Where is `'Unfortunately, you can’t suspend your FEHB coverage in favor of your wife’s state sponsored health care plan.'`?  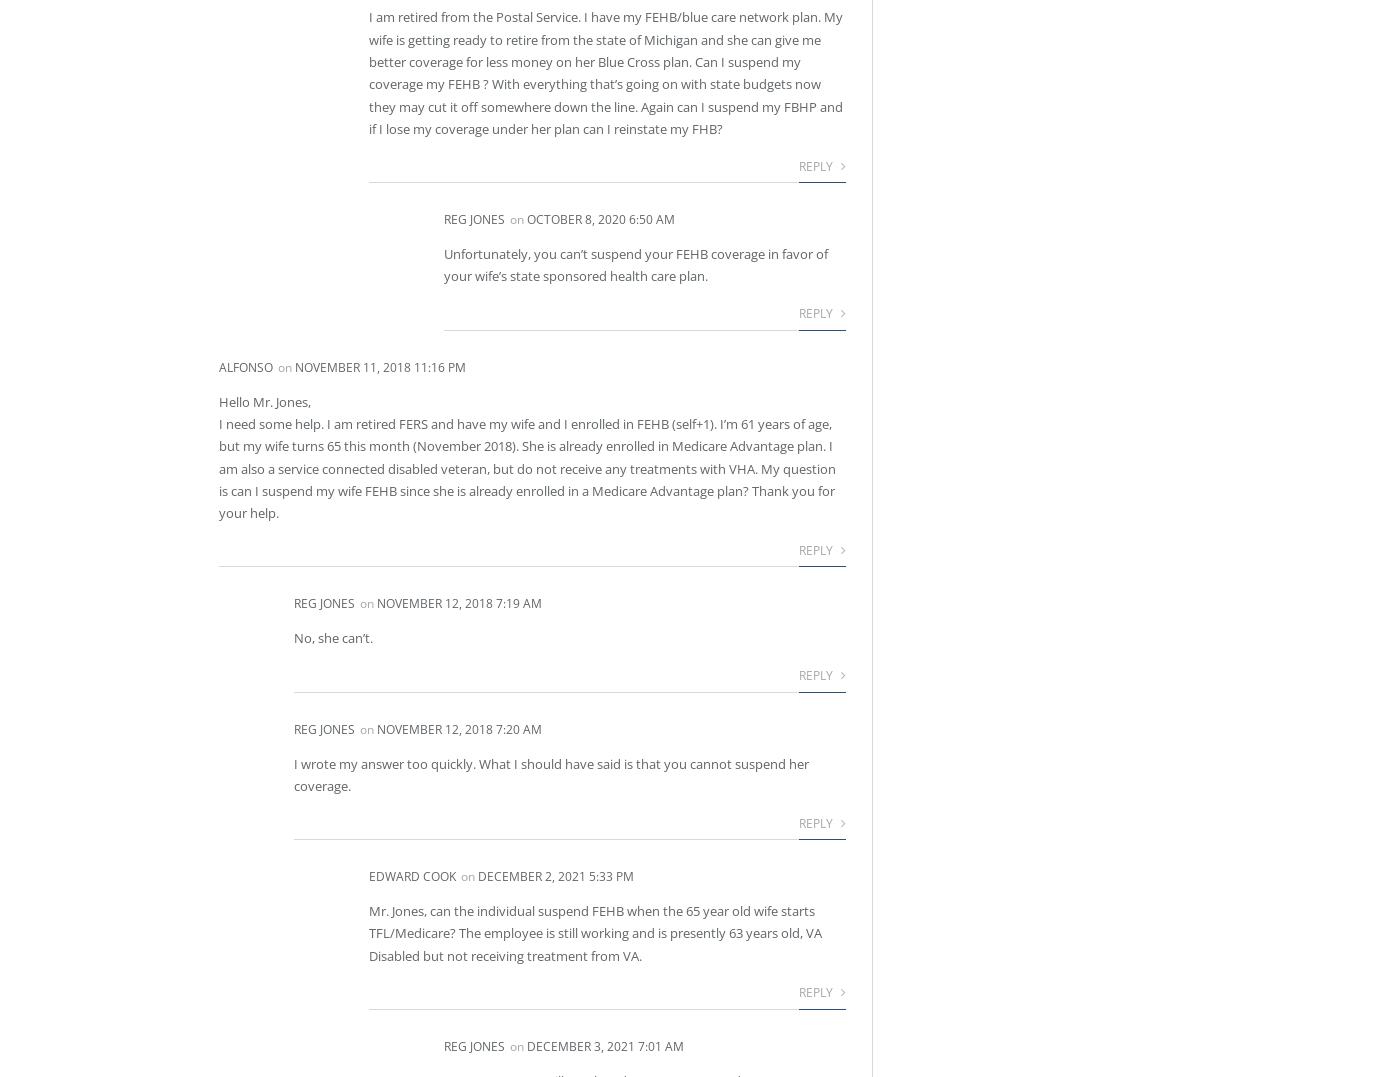 'Unfortunately, you can’t suspend your FEHB coverage in favor of your wife’s state sponsored health care plan.' is located at coordinates (635, 264).